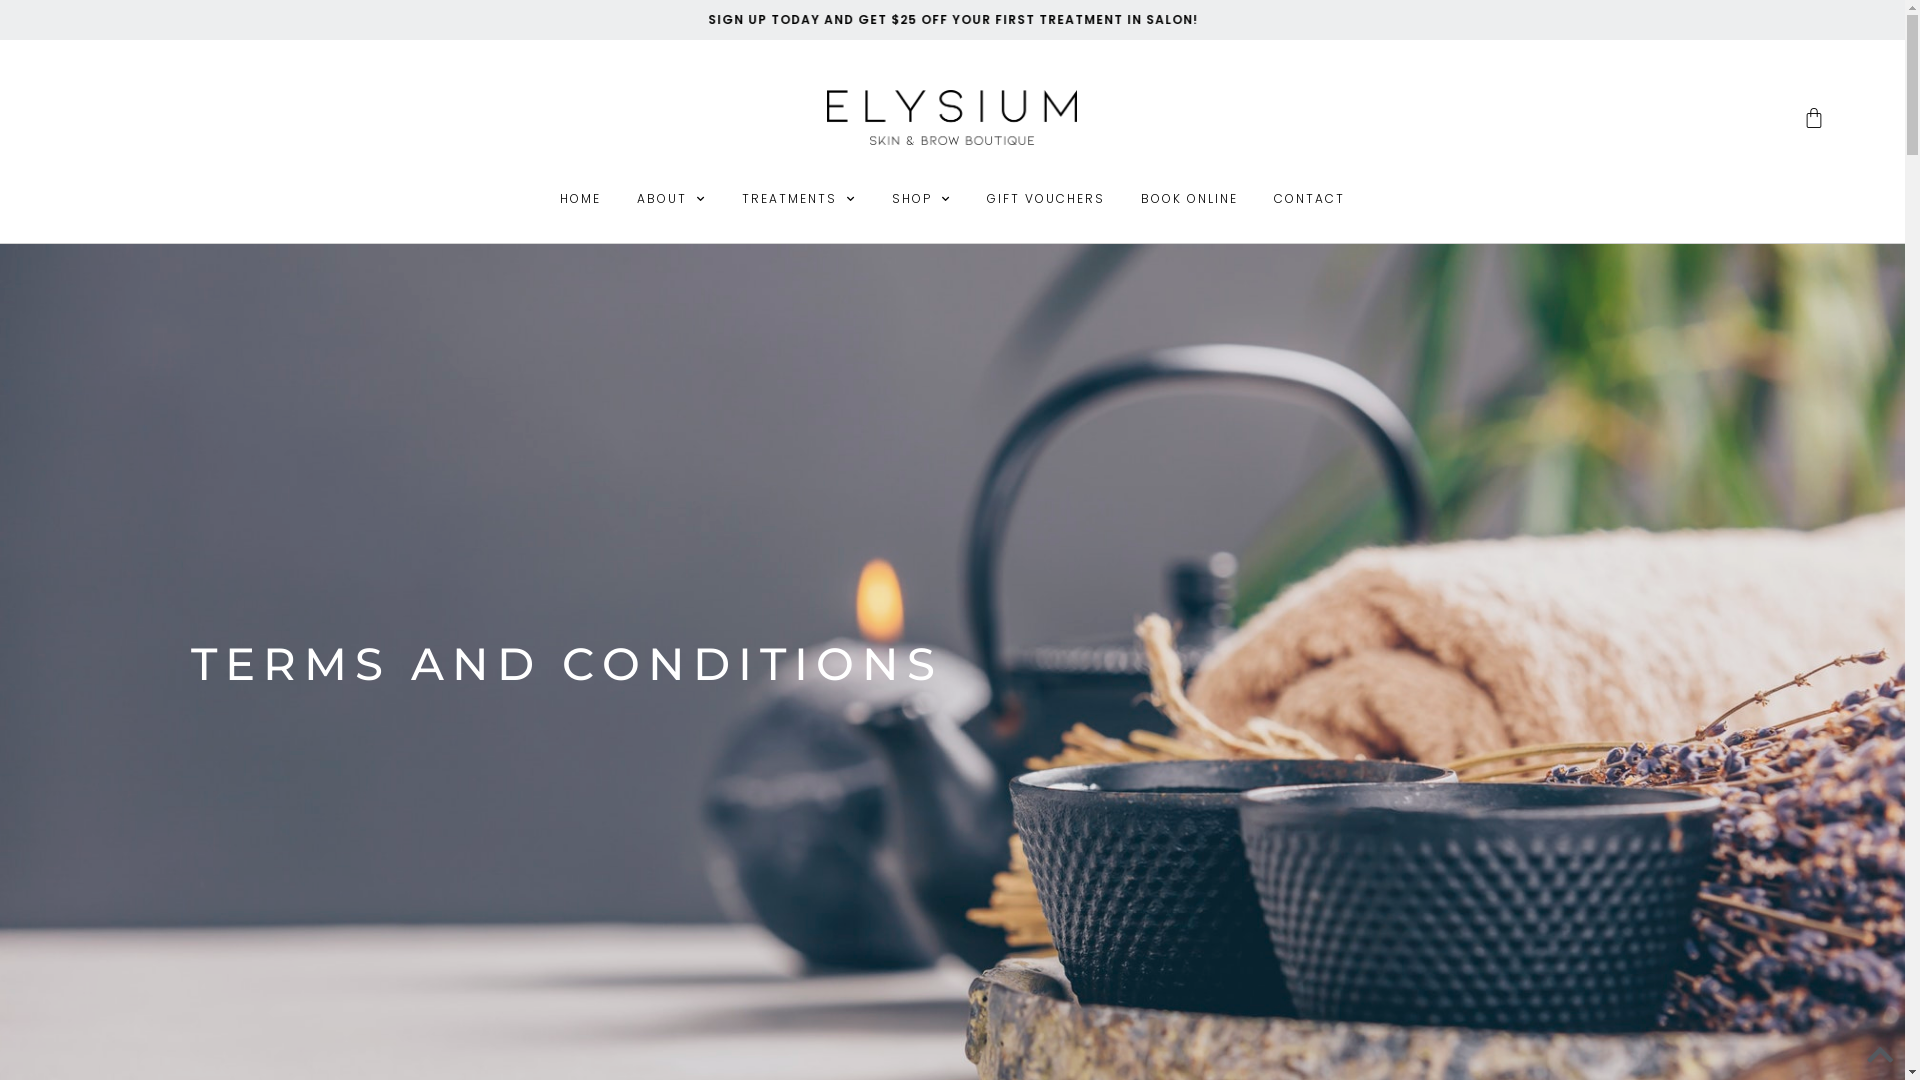  What do you see at coordinates (1189, 199) in the screenshot?
I see `'BOOK ONLINE'` at bounding box center [1189, 199].